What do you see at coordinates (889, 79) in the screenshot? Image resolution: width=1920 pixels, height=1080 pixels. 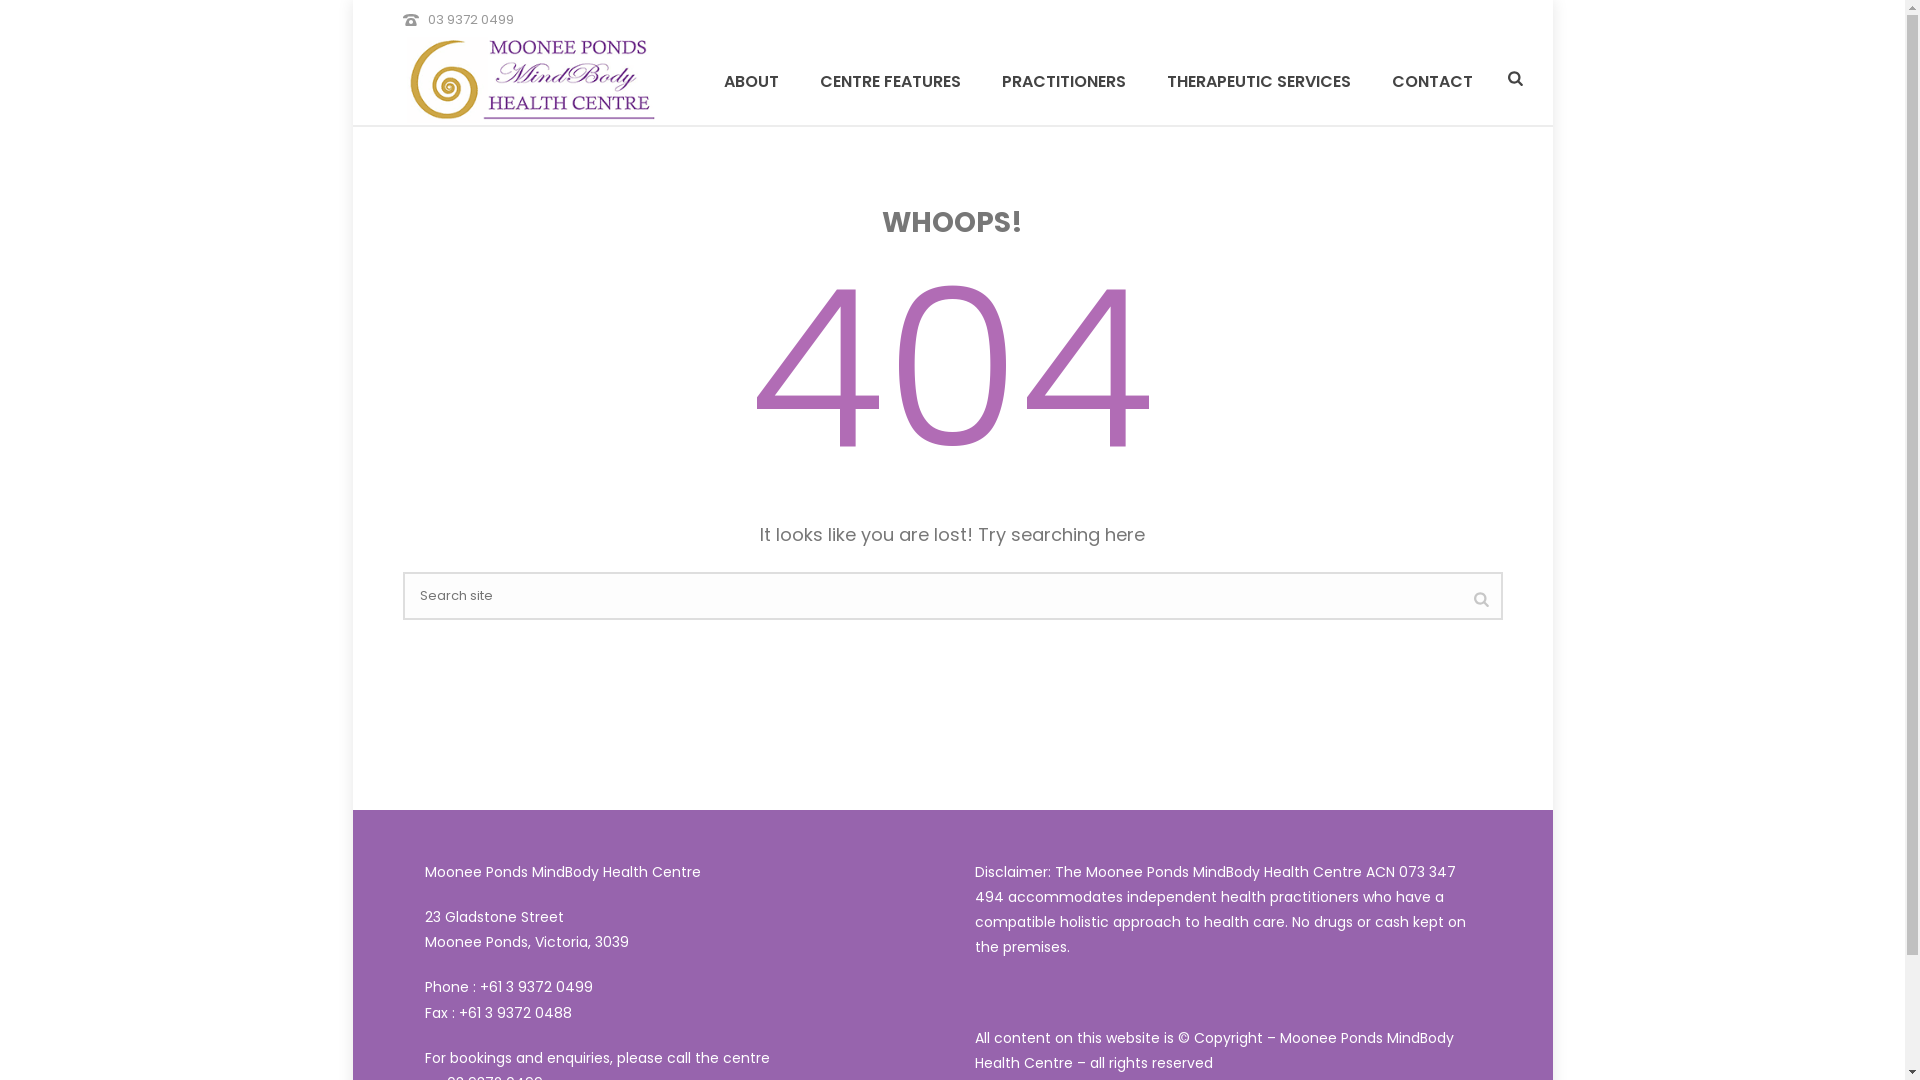 I see `'CENTRE FEATURES'` at bounding box center [889, 79].